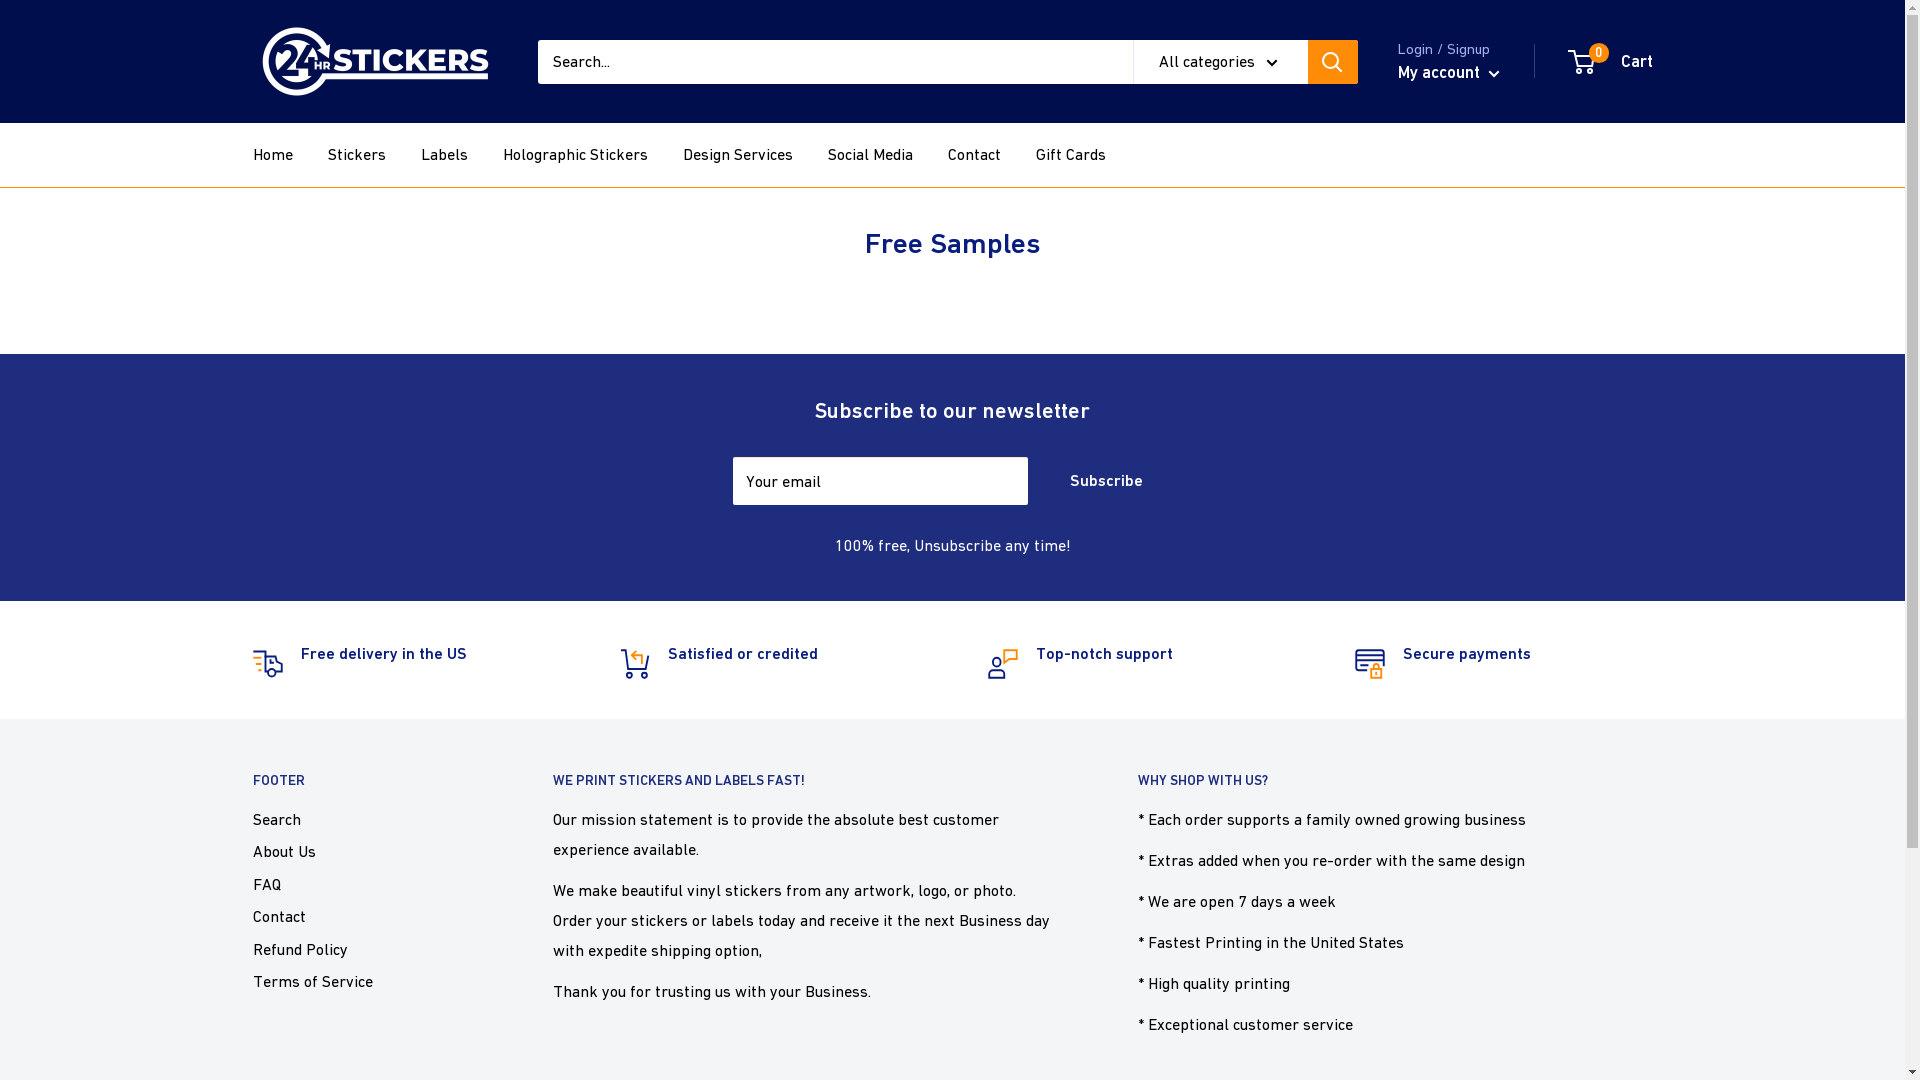  What do you see at coordinates (1568, 60) in the screenshot?
I see `'0` at bounding box center [1568, 60].